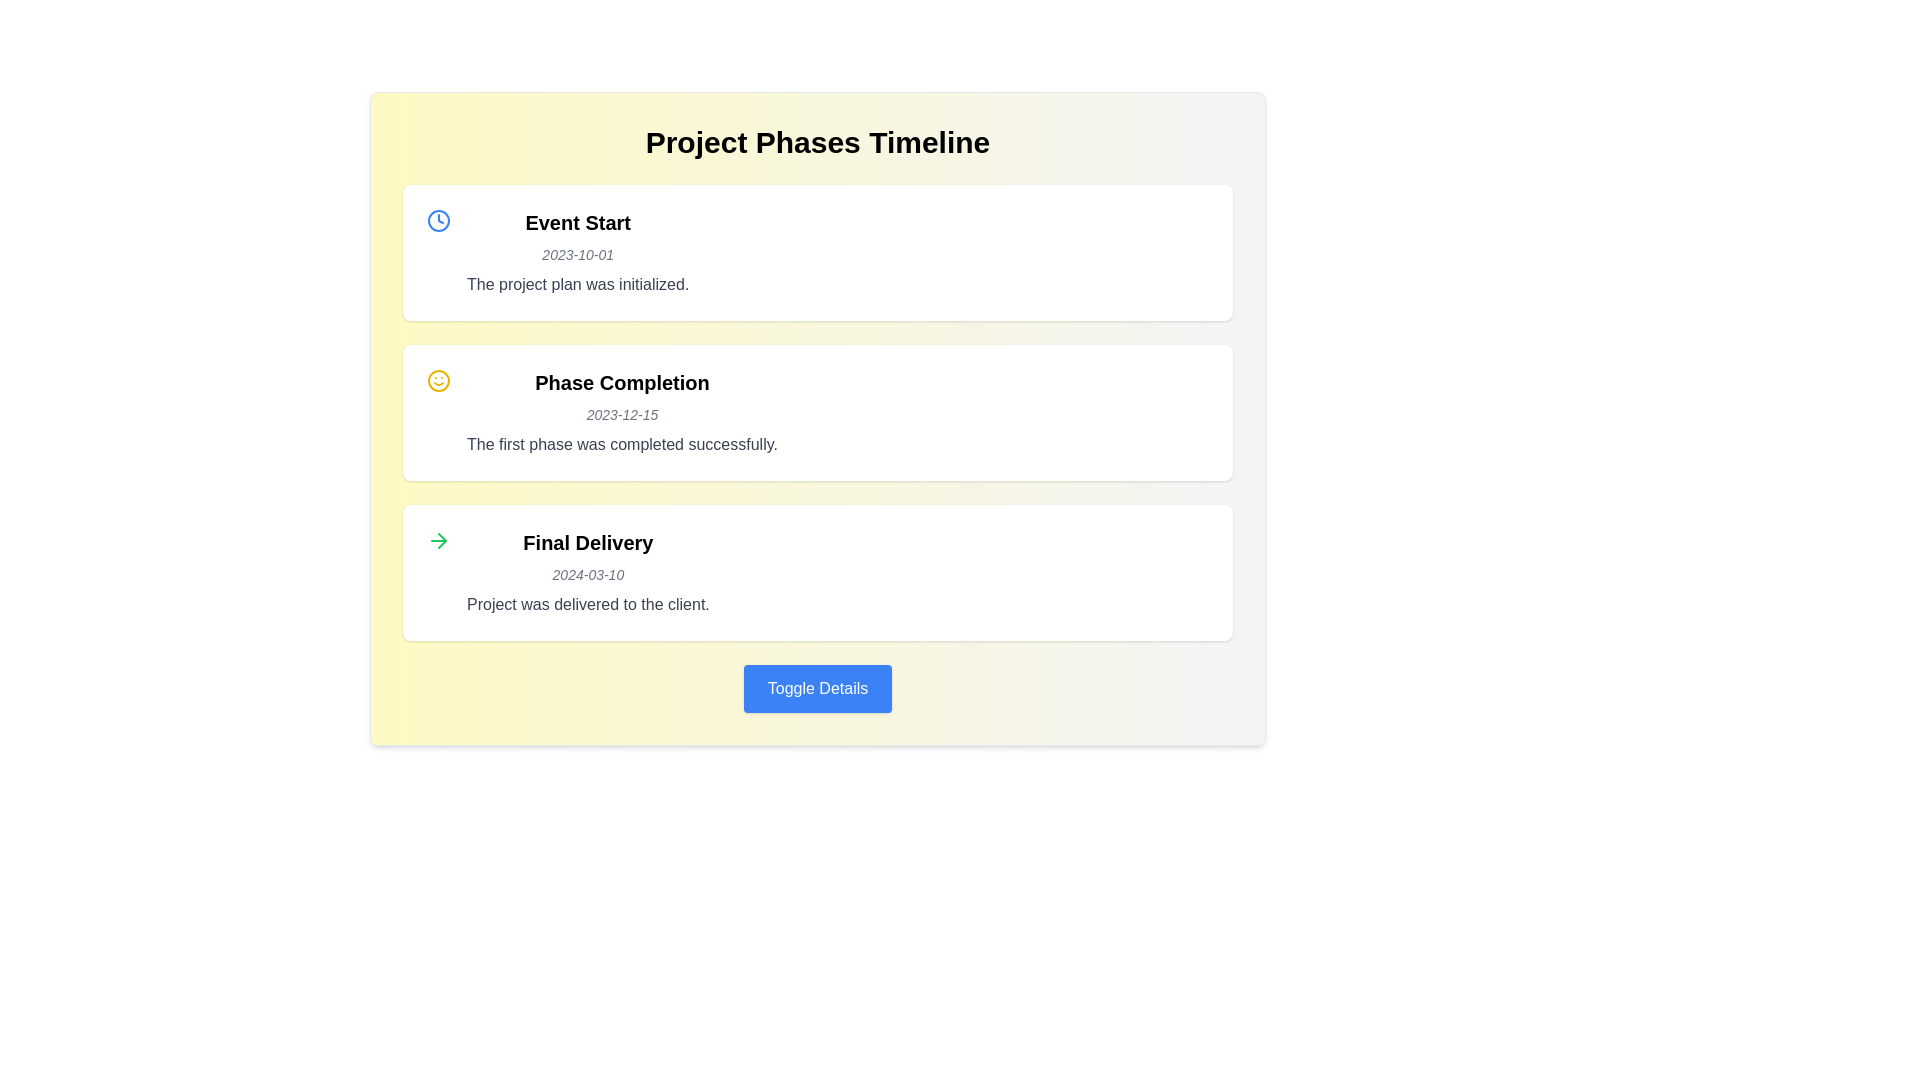 This screenshot has width=1920, height=1080. Describe the element at coordinates (437, 220) in the screenshot. I see `the small circular clock icon with a blue outline located to the left of the 'Event Start' text in the timeline UI` at that location.